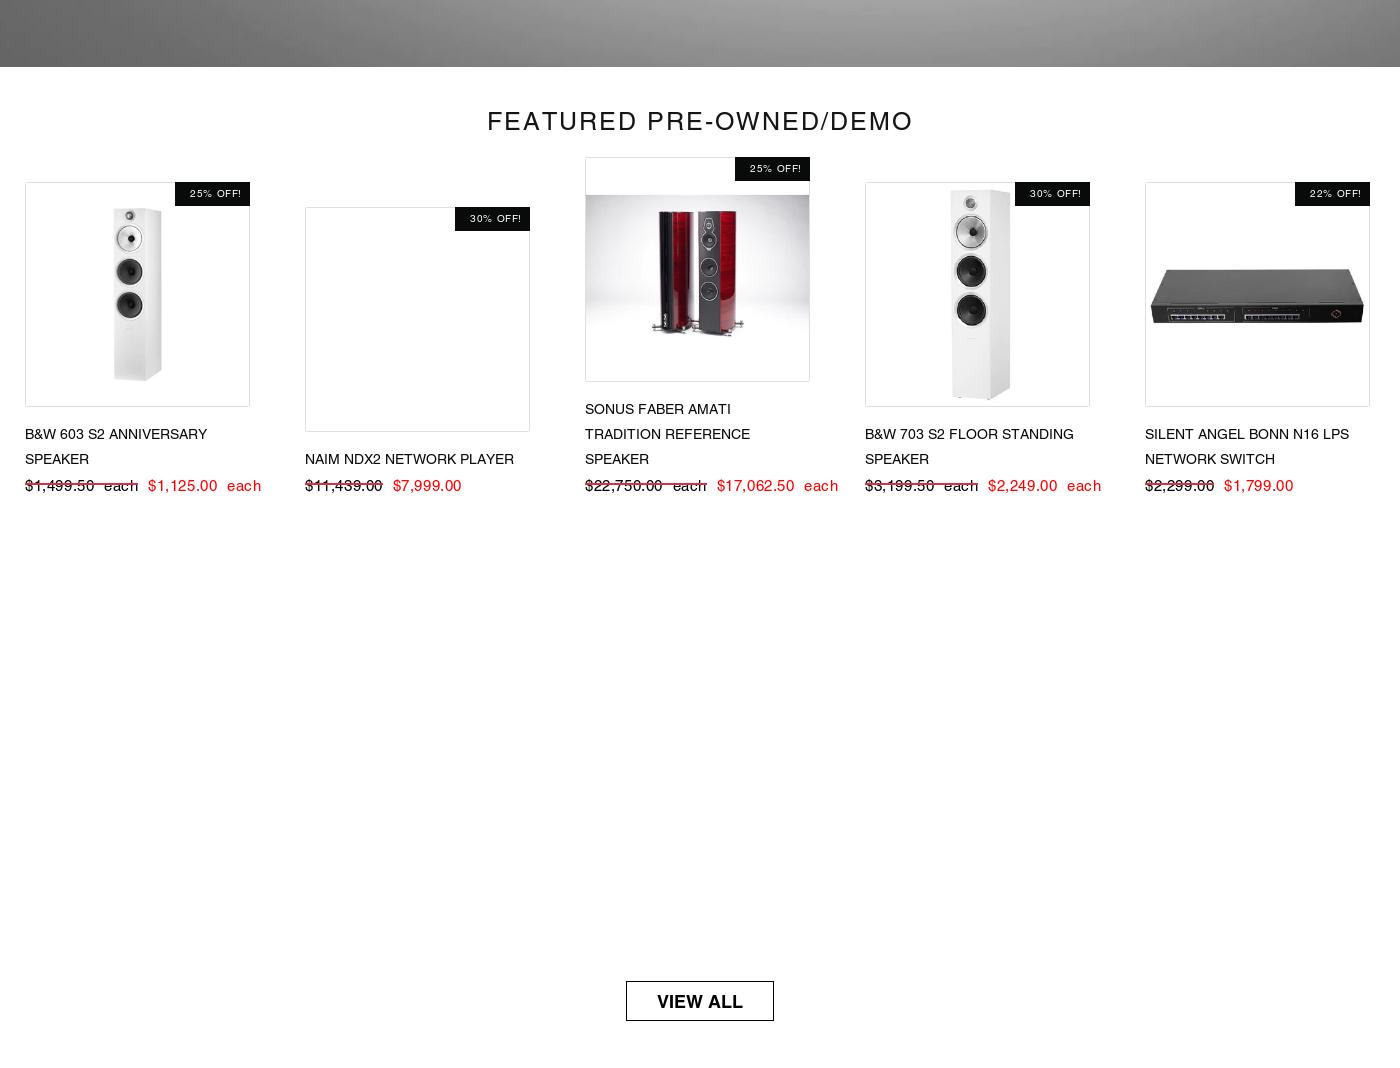 The image size is (1400, 1068). Describe the element at coordinates (1179, 484) in the screenshot. I see `'$2,299.00'` at that location.